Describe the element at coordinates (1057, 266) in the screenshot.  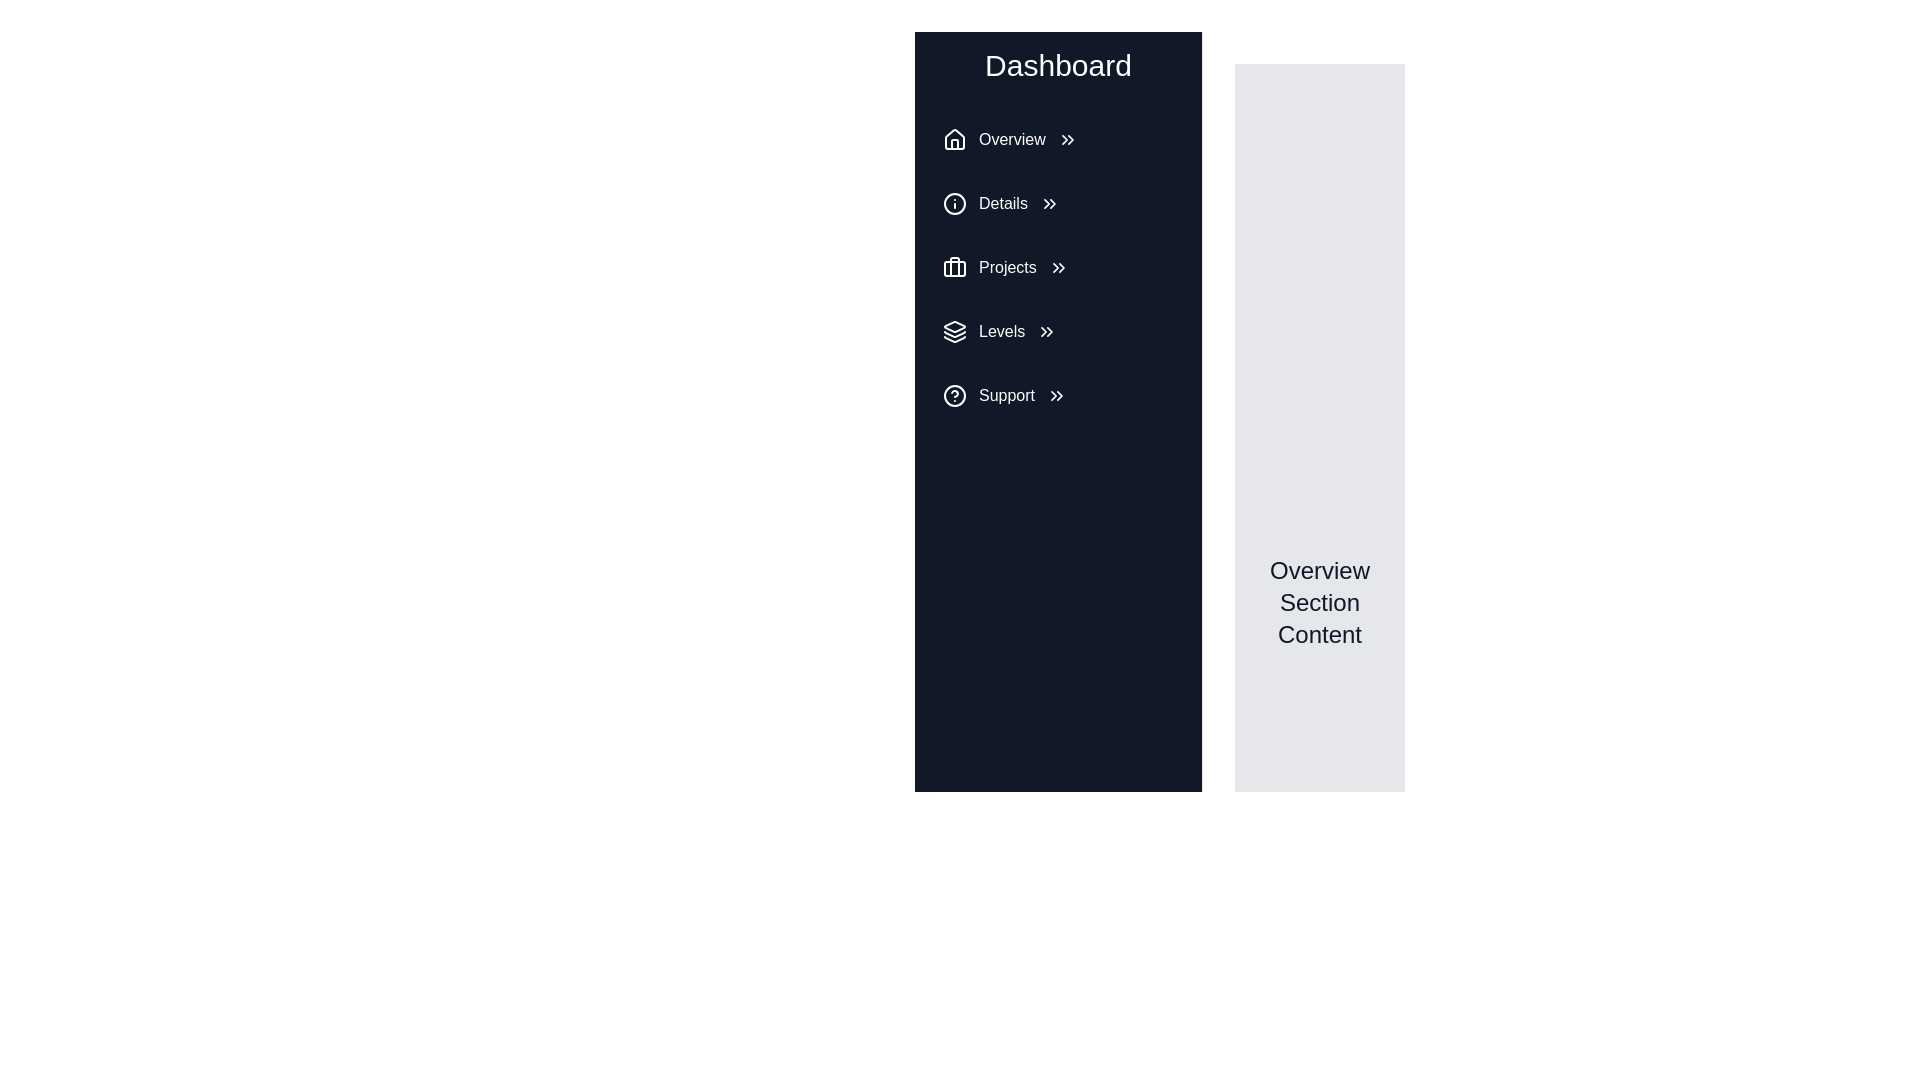
I see `the third navigation link in the vertical menu on the left-hand side of the interface to apply hover styling, which directs the user to the 'Projects' section` at that location.